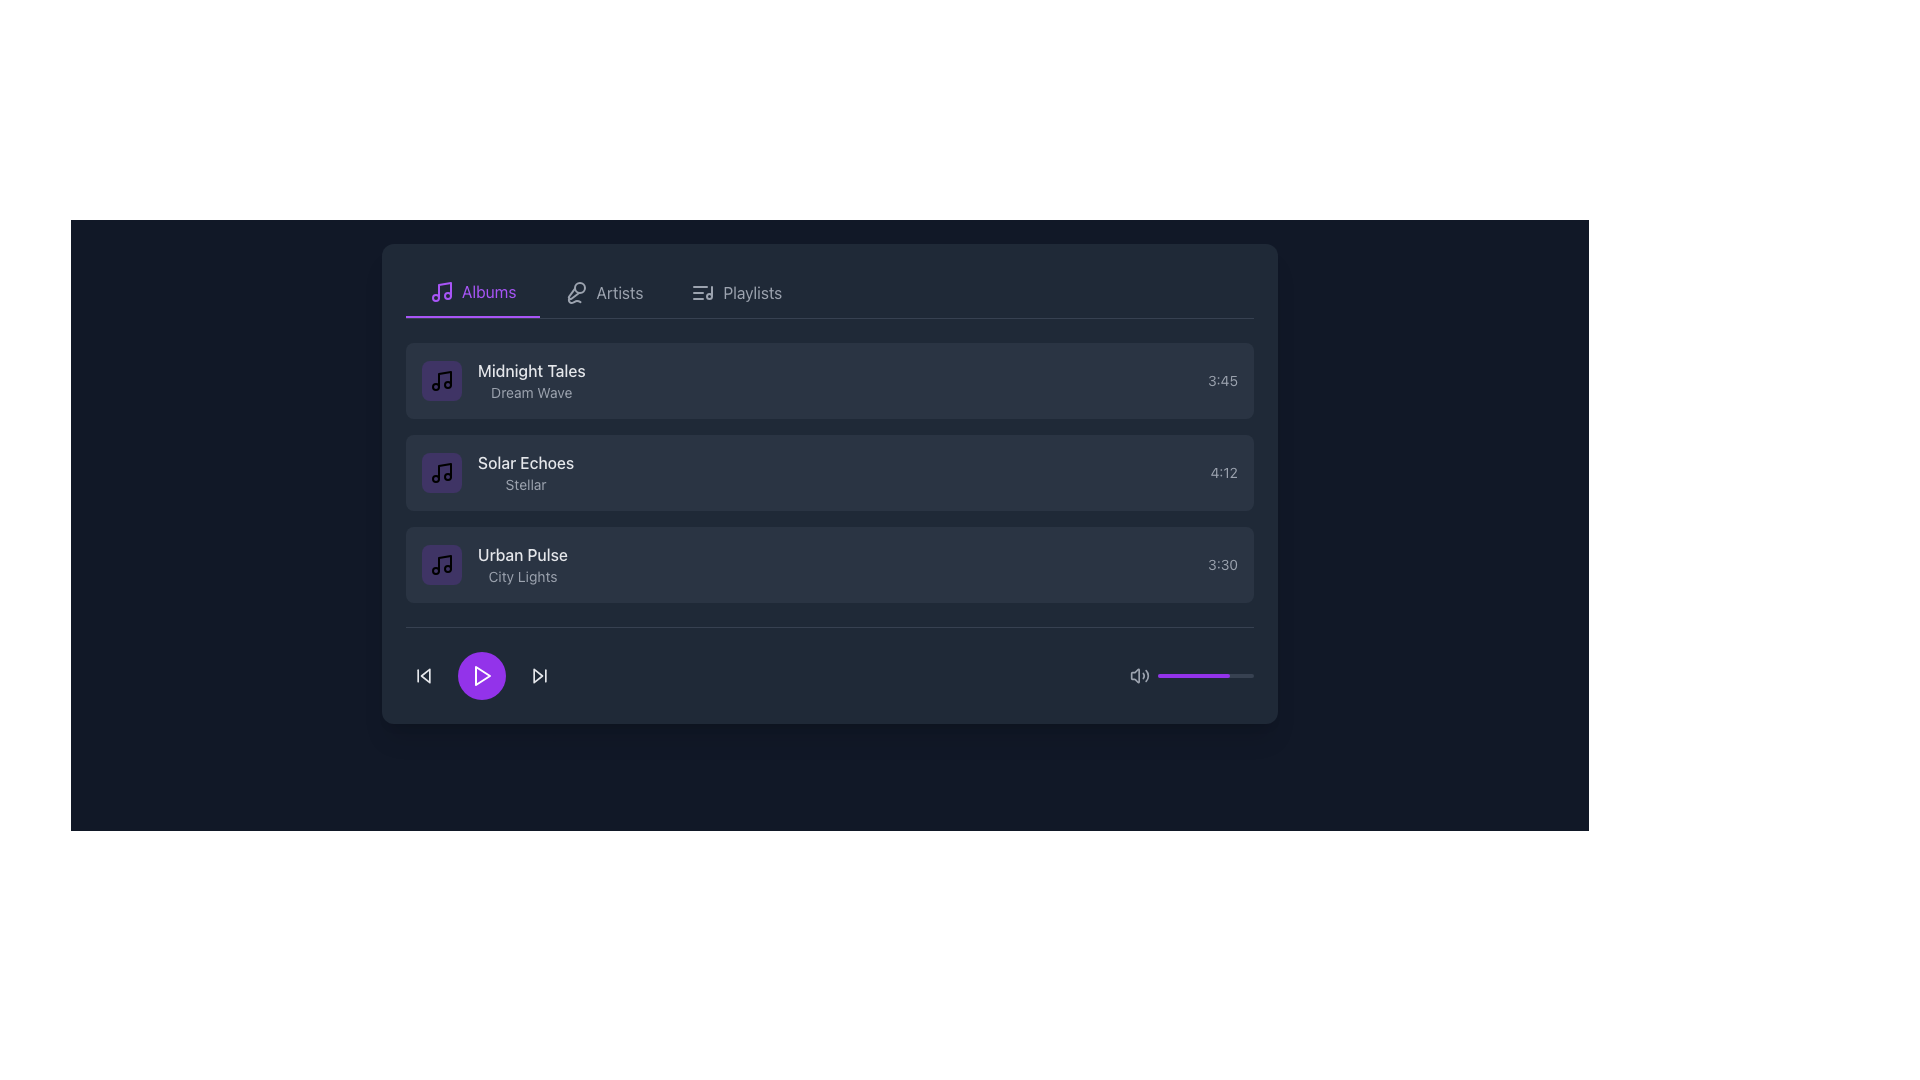  I want to click on the 'Albums' text label in the navigation tab, so click(489, 292).